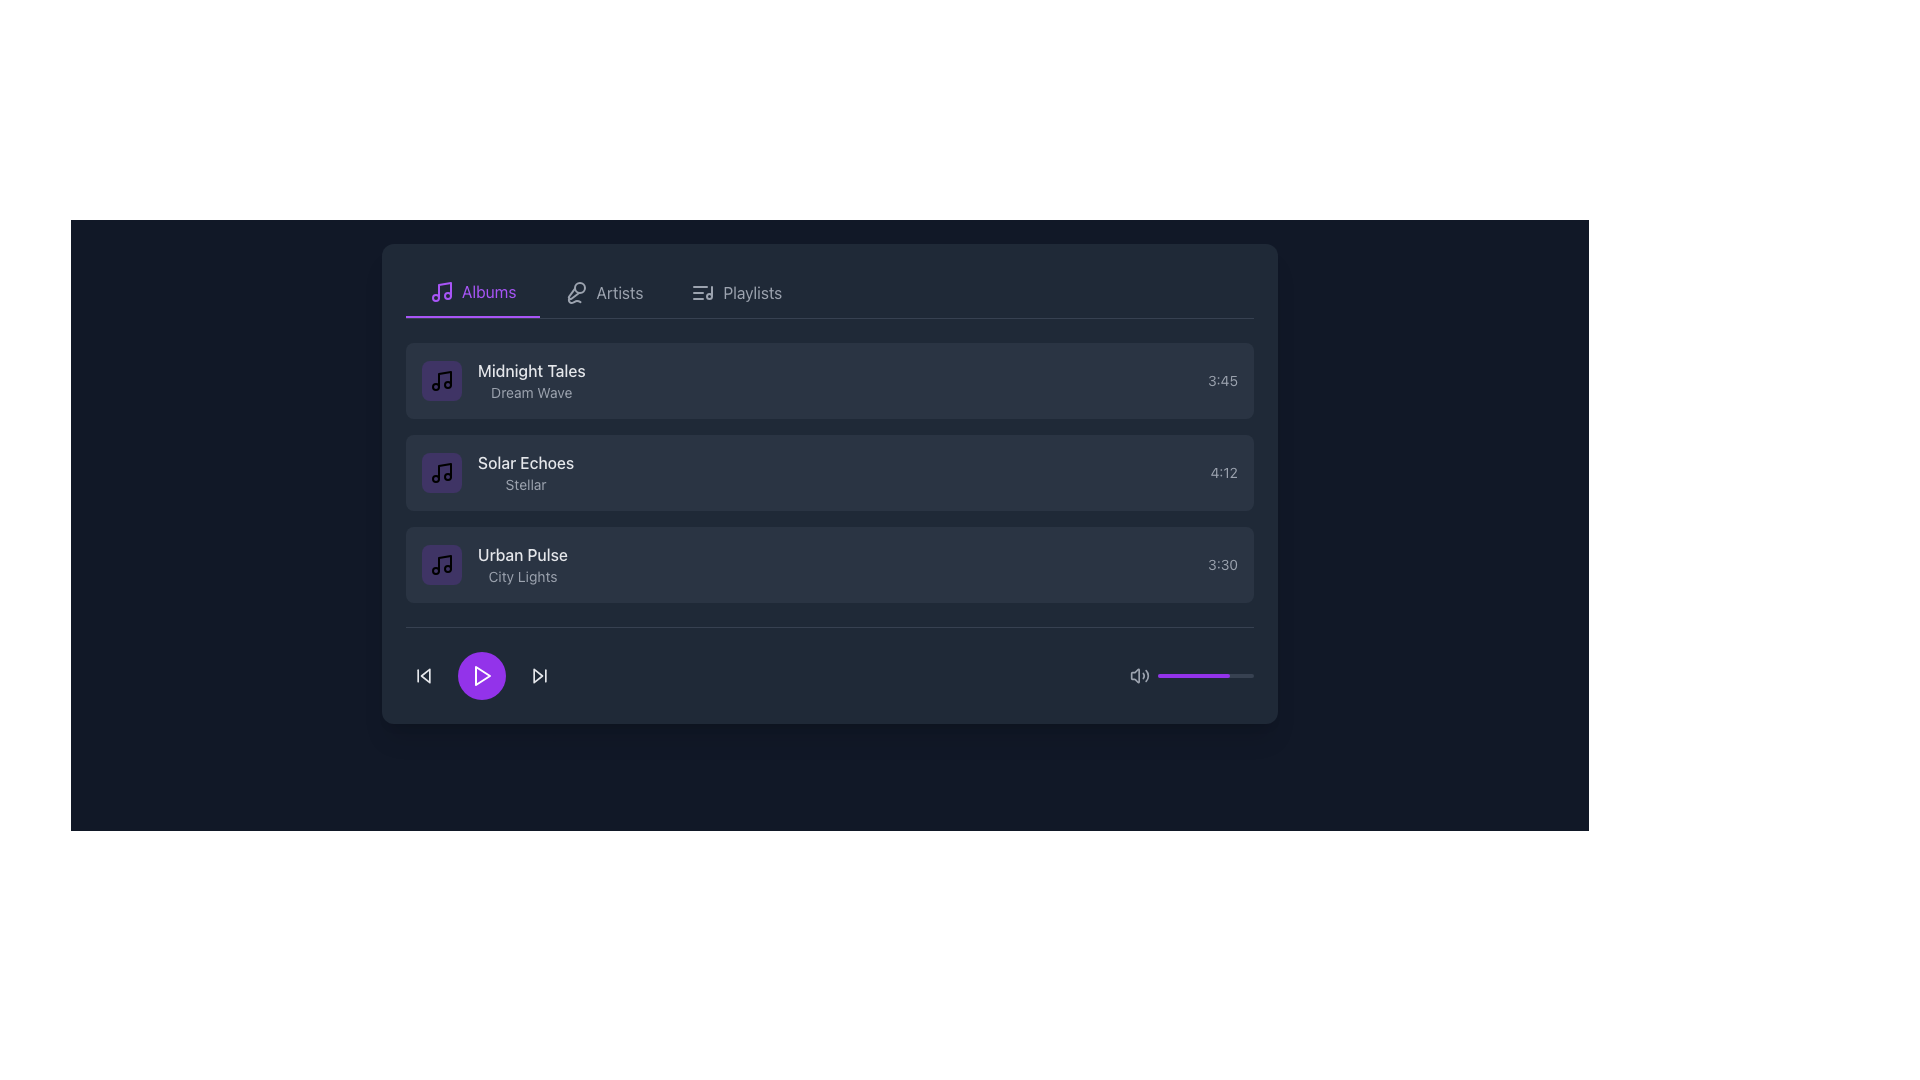  I want to click on the 'Albums' text label in the navigation tab, so click(489, 292).